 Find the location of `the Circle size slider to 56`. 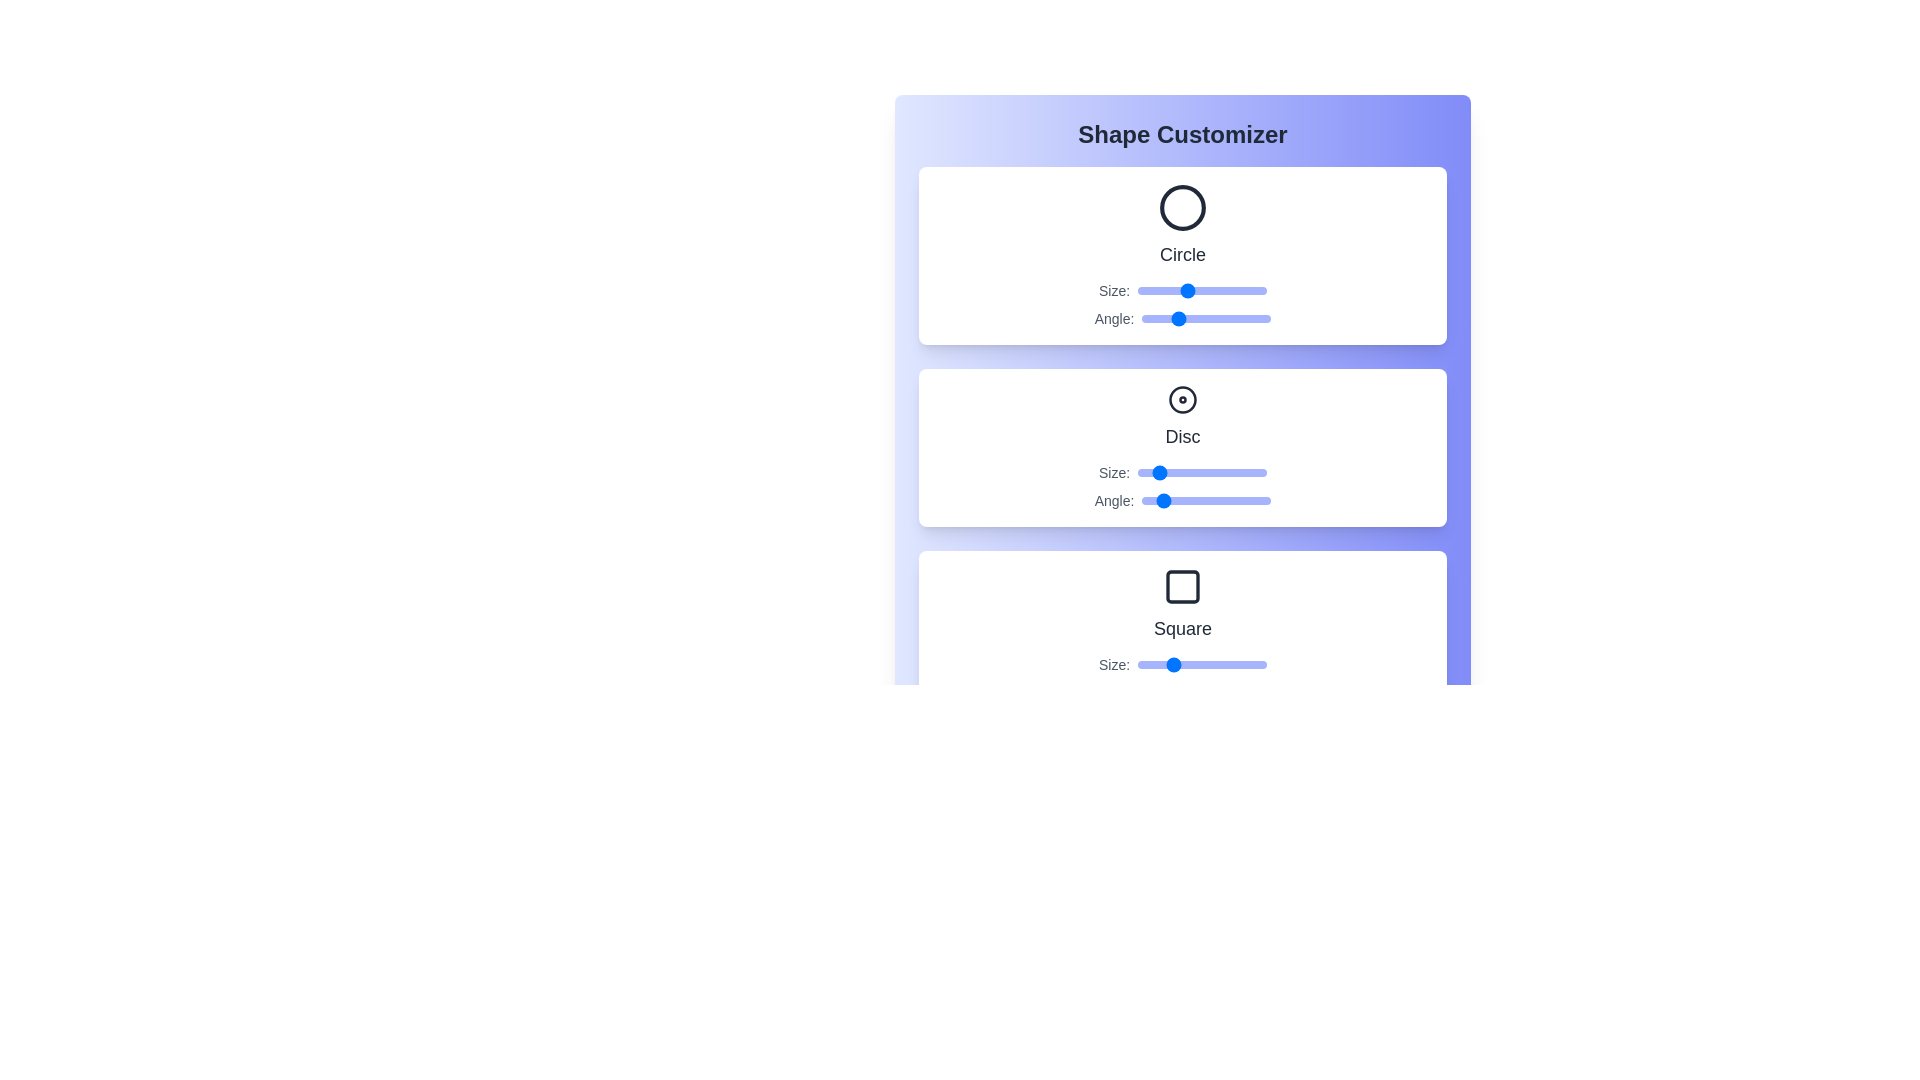

the Circle size slider to 56 is located at coordinates (1196, 290).